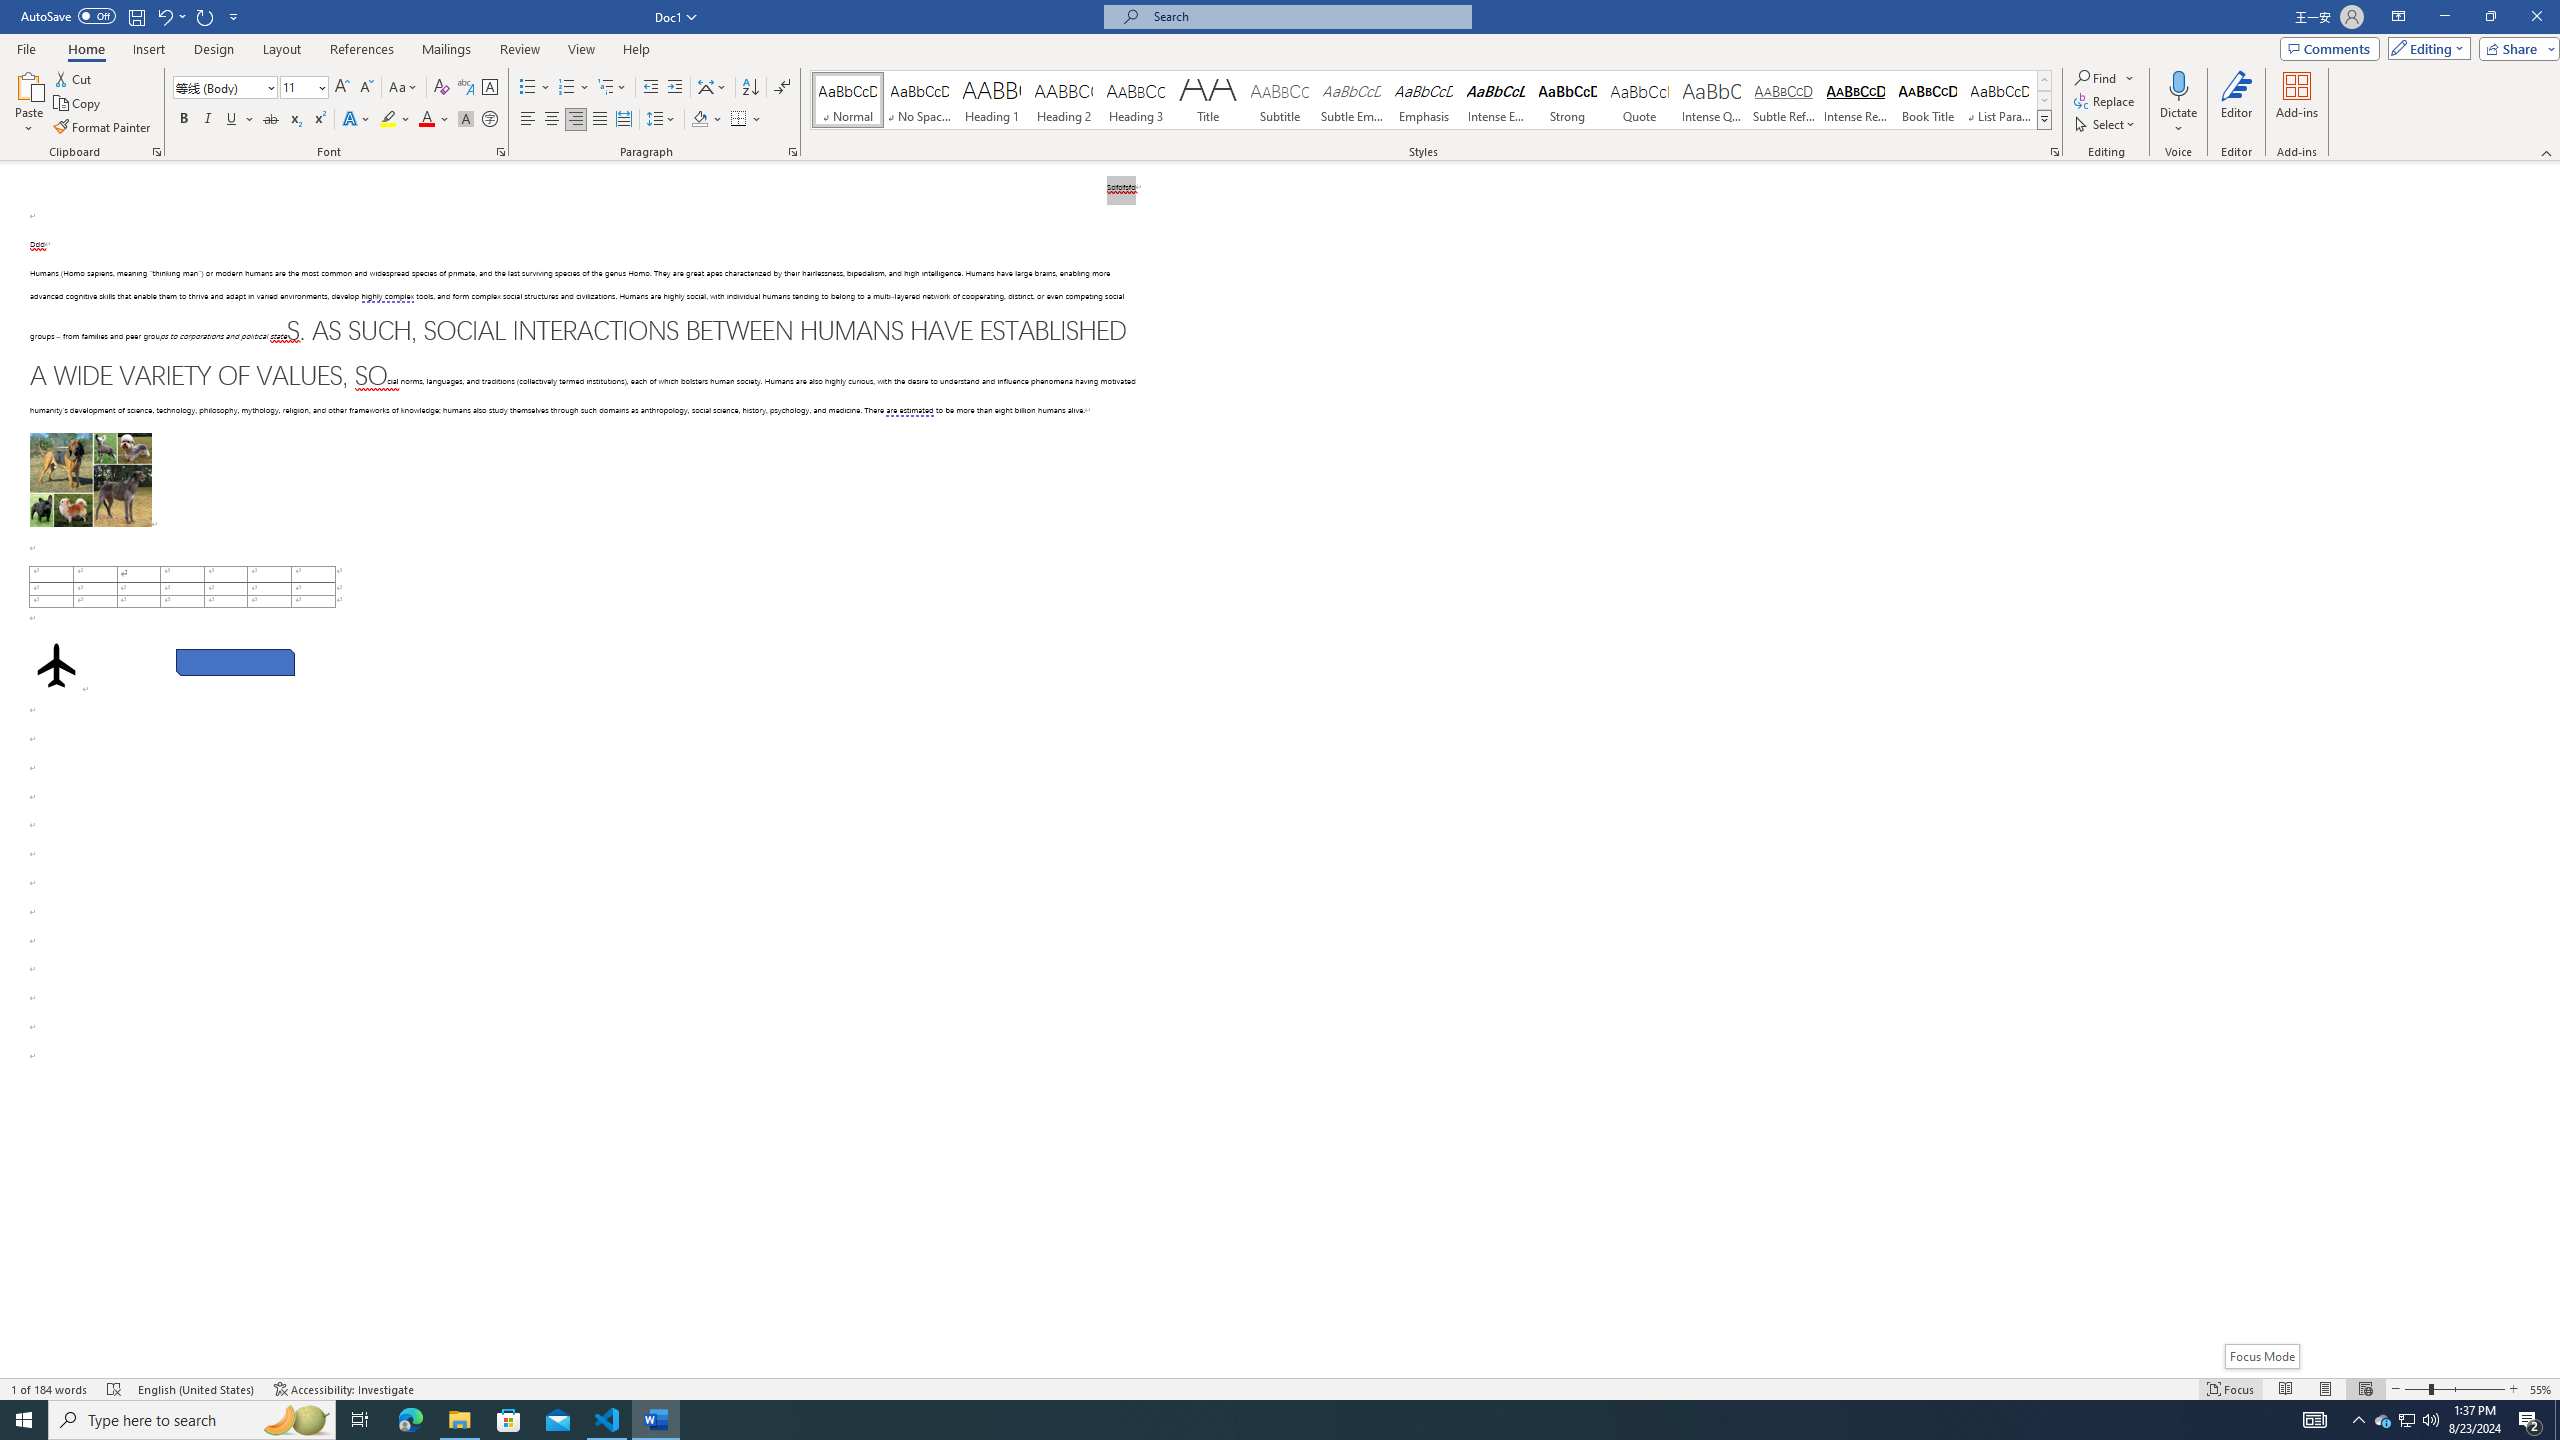  What do you see at coordinates (1136, 99) in the screenshot?
I see `'Heading 3'` at bounding box center [1136, 99].